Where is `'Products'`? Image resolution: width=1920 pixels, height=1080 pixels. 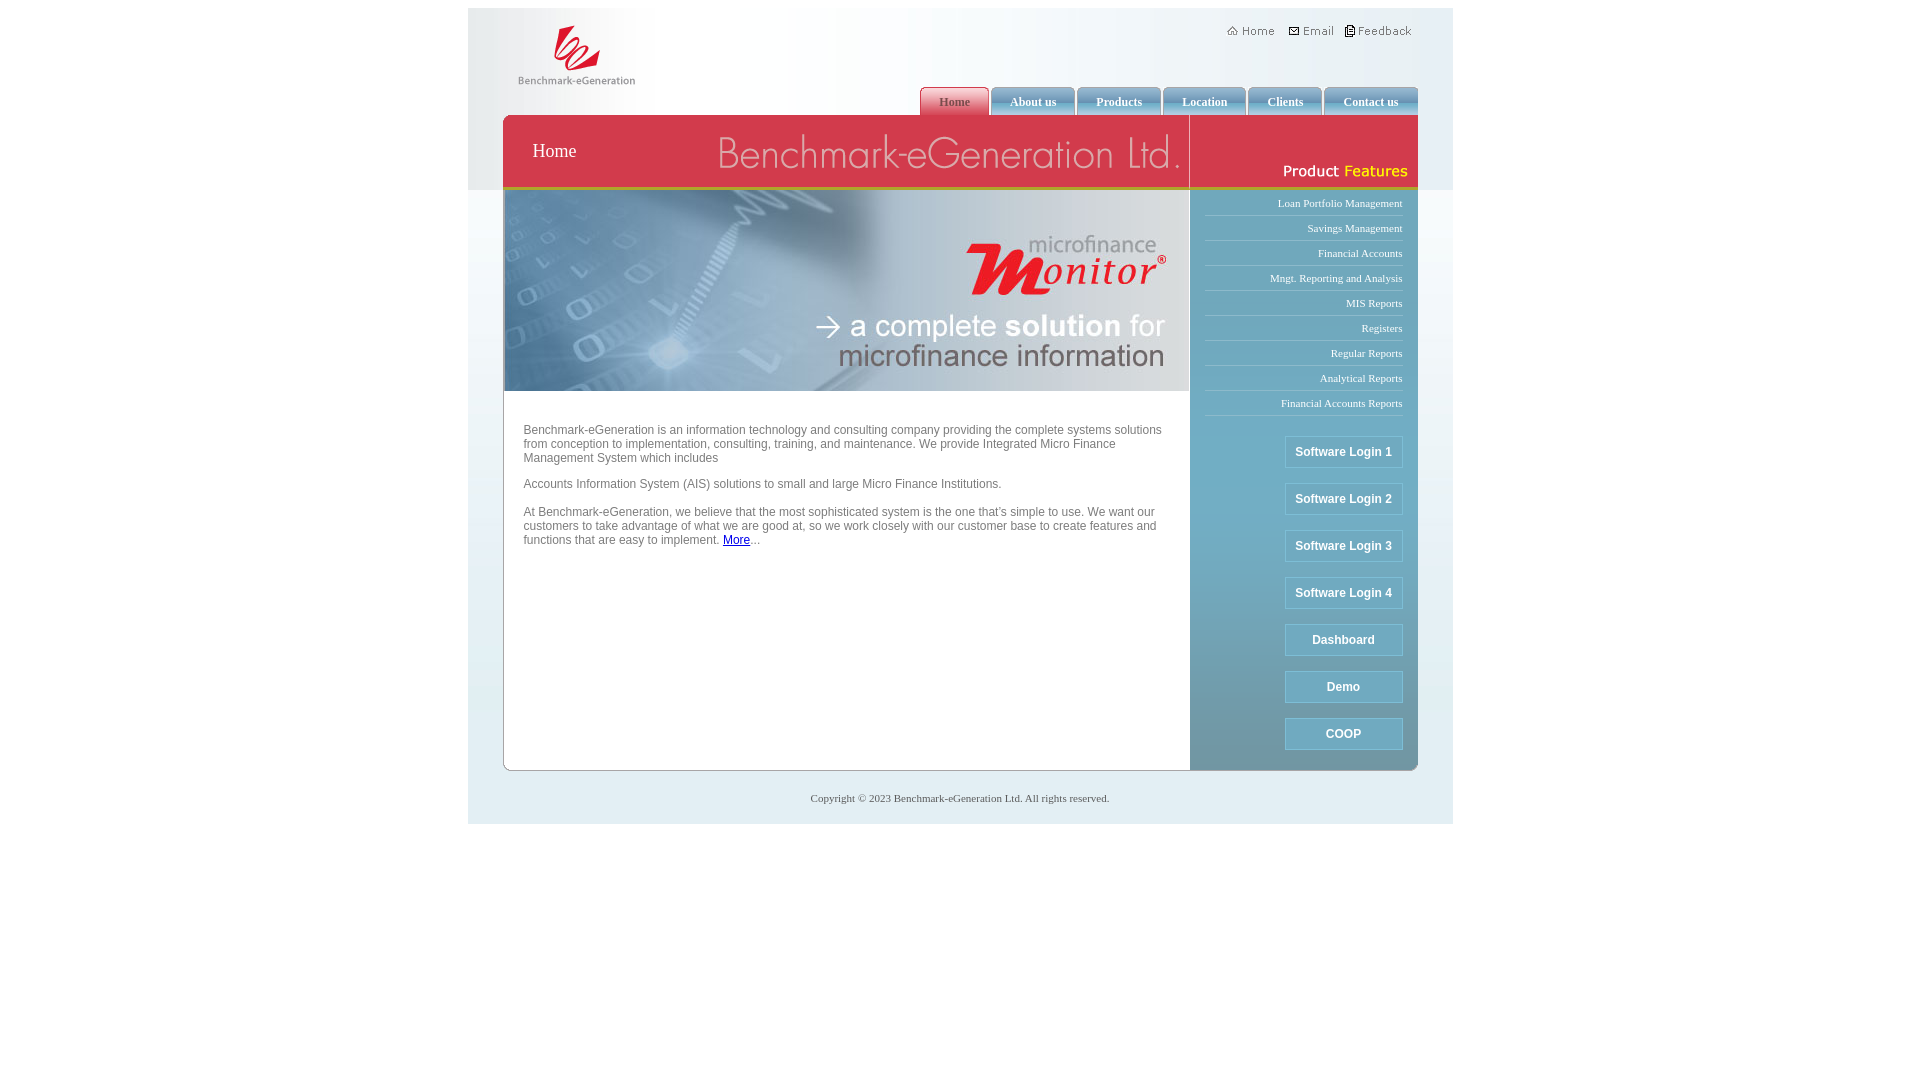 'Products' is located at coordinates (1123, 101).